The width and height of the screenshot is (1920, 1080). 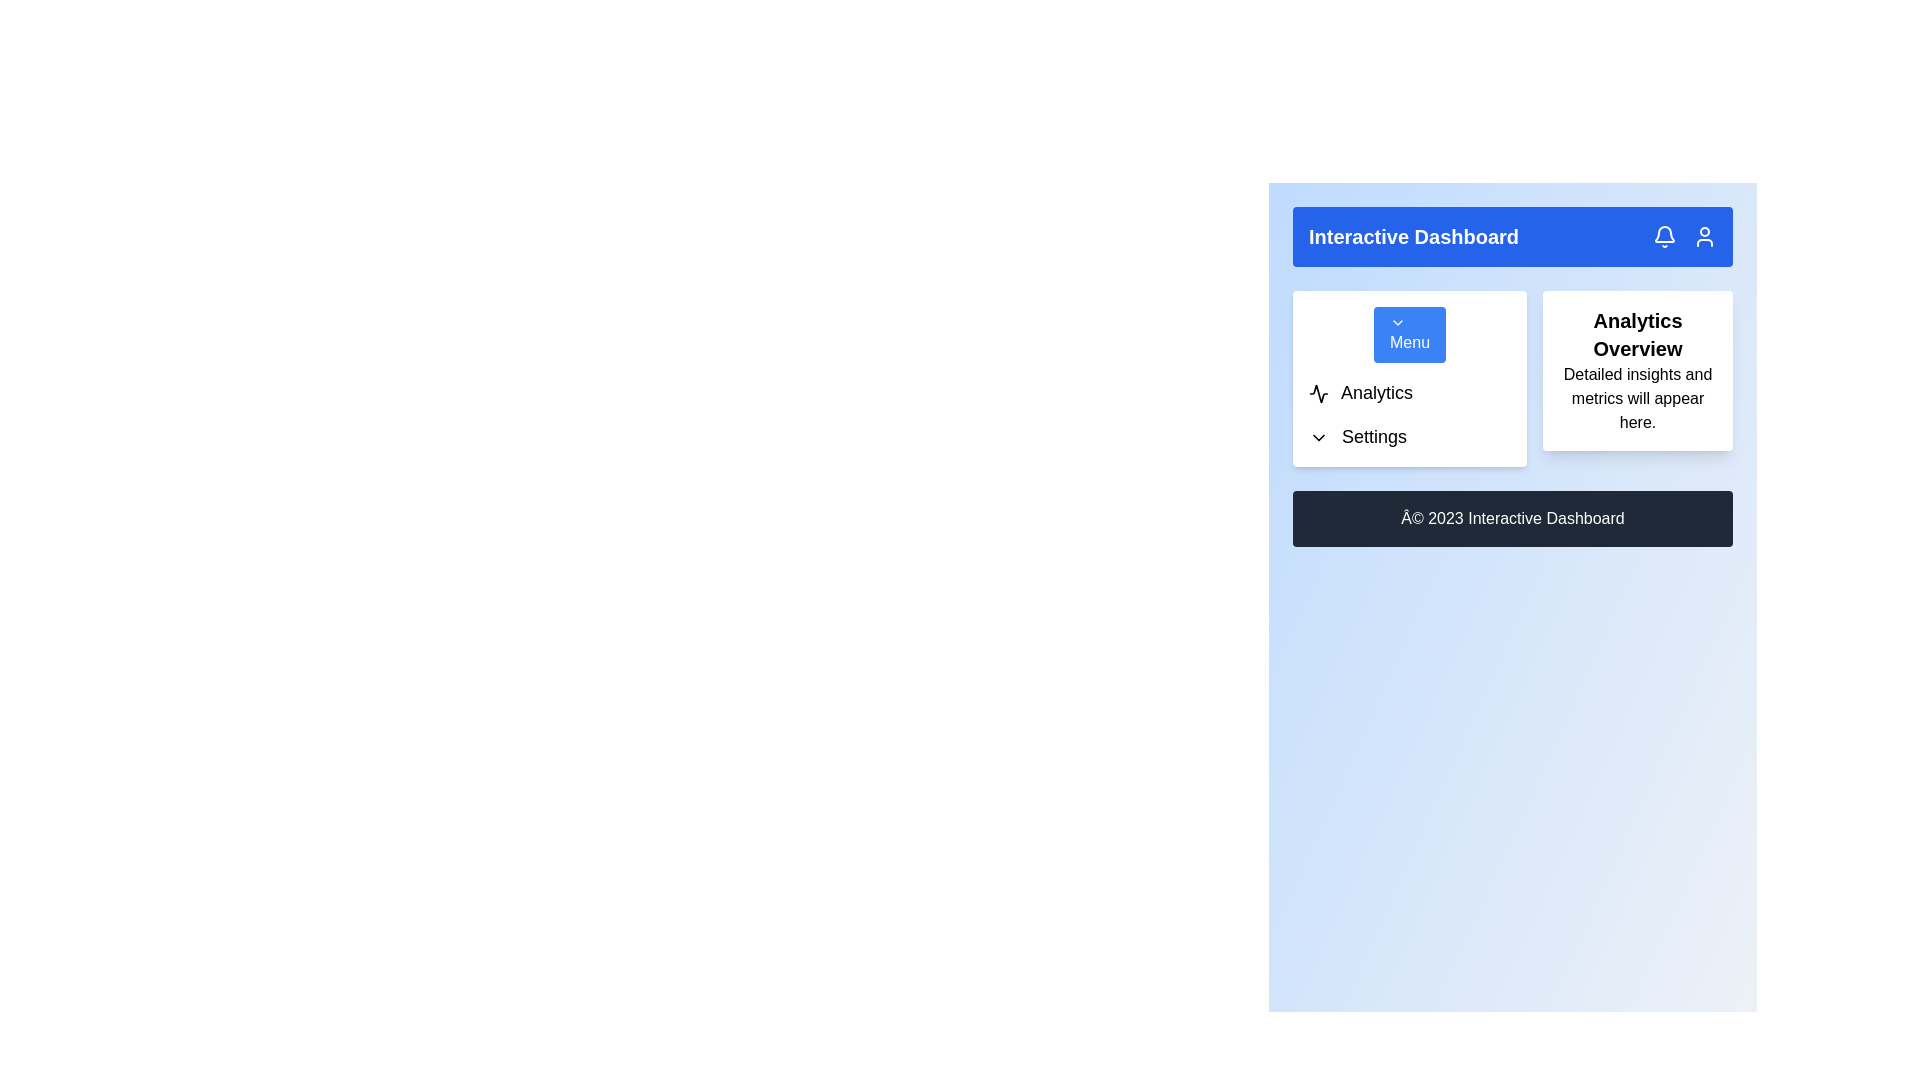 I want to click on the notification indicator icon located on the top bar, which is situated to the right of 'Interactive Dashboard' and before the user profile icon, so click(x=1665, y=233).